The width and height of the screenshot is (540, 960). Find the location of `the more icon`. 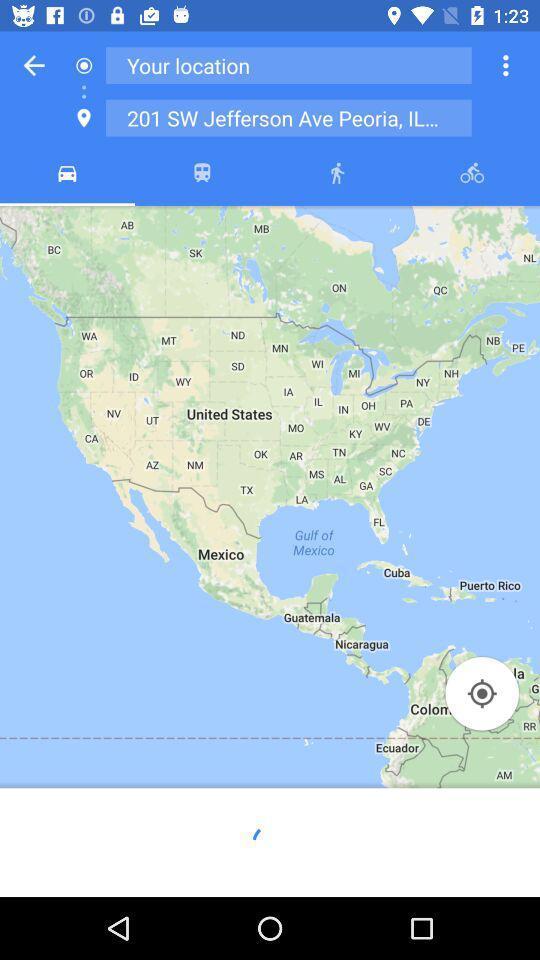

the more icon is located at coordinates (504, 65).